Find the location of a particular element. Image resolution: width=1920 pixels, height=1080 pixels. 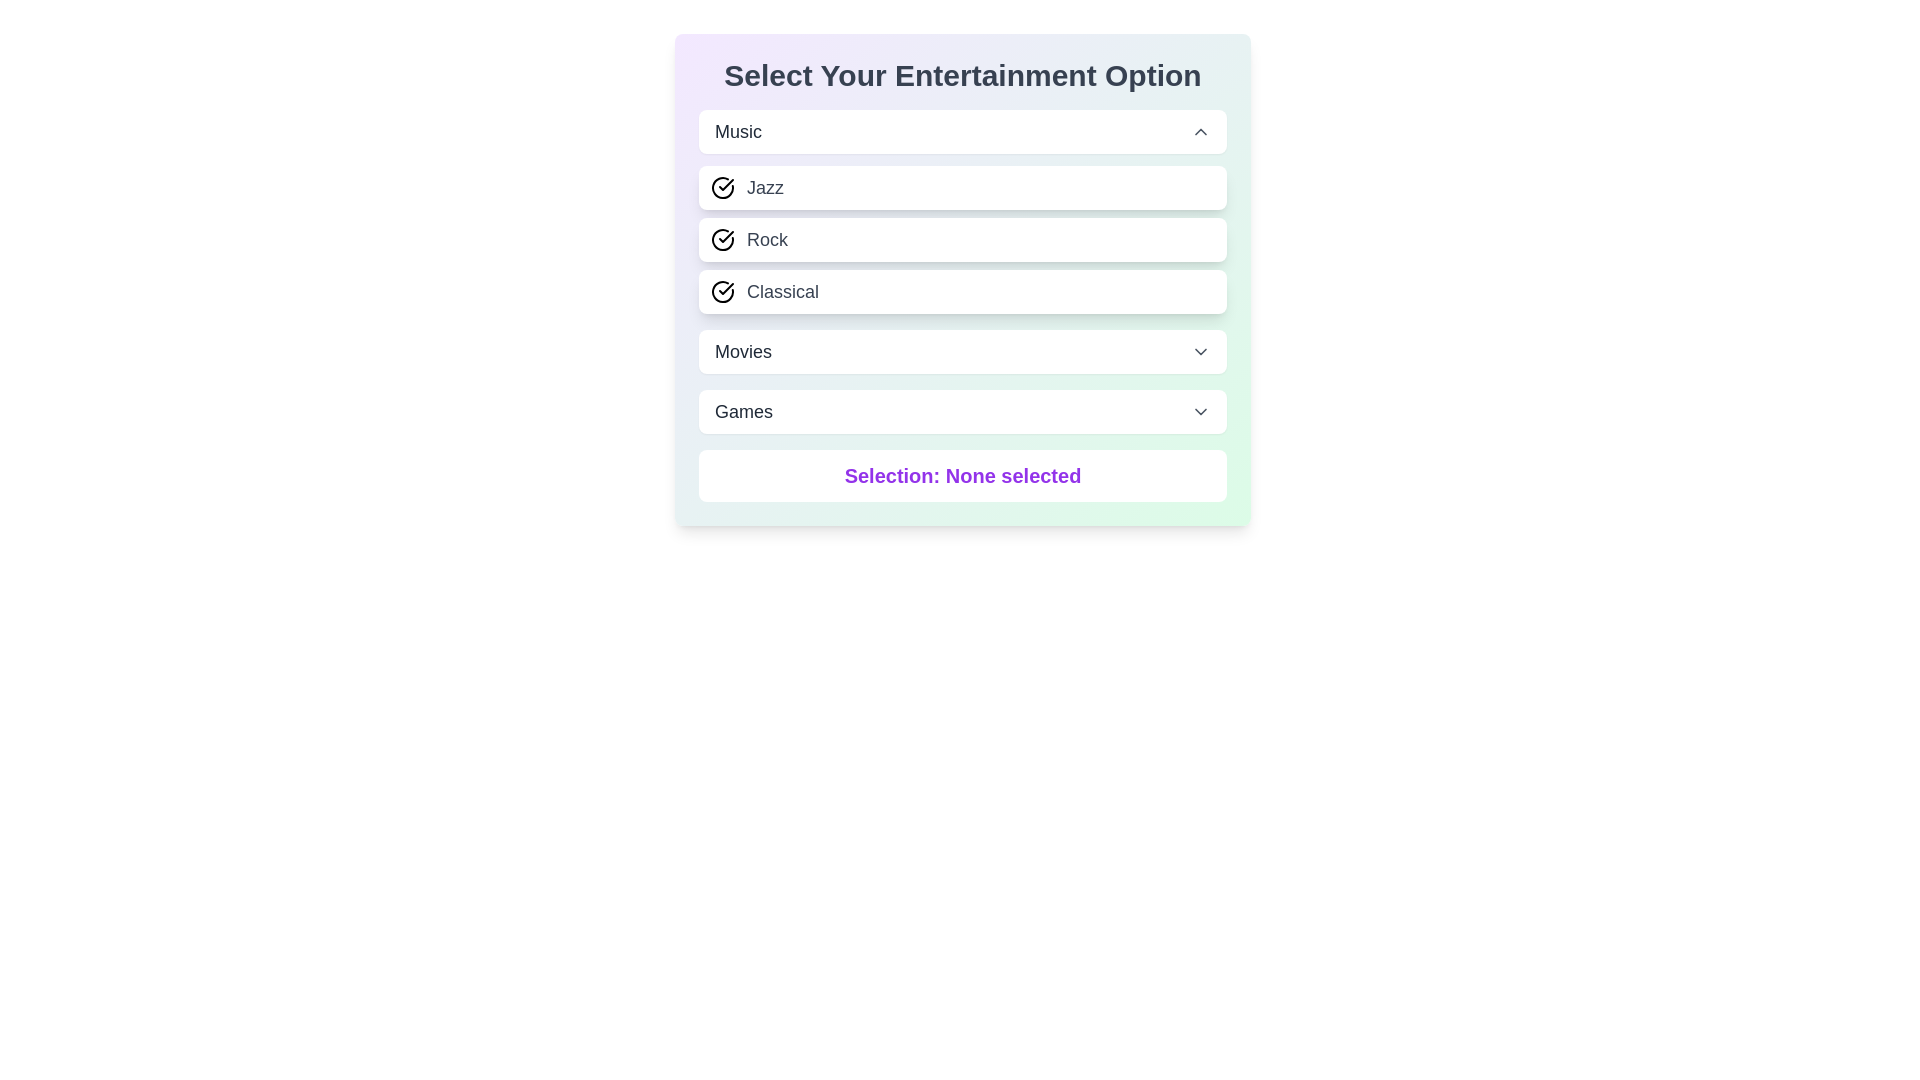

the checkmark icon indicating that the 'Jazz' option is selected within the checkbox UI element for the Music category is located at coordinates (725, 185).